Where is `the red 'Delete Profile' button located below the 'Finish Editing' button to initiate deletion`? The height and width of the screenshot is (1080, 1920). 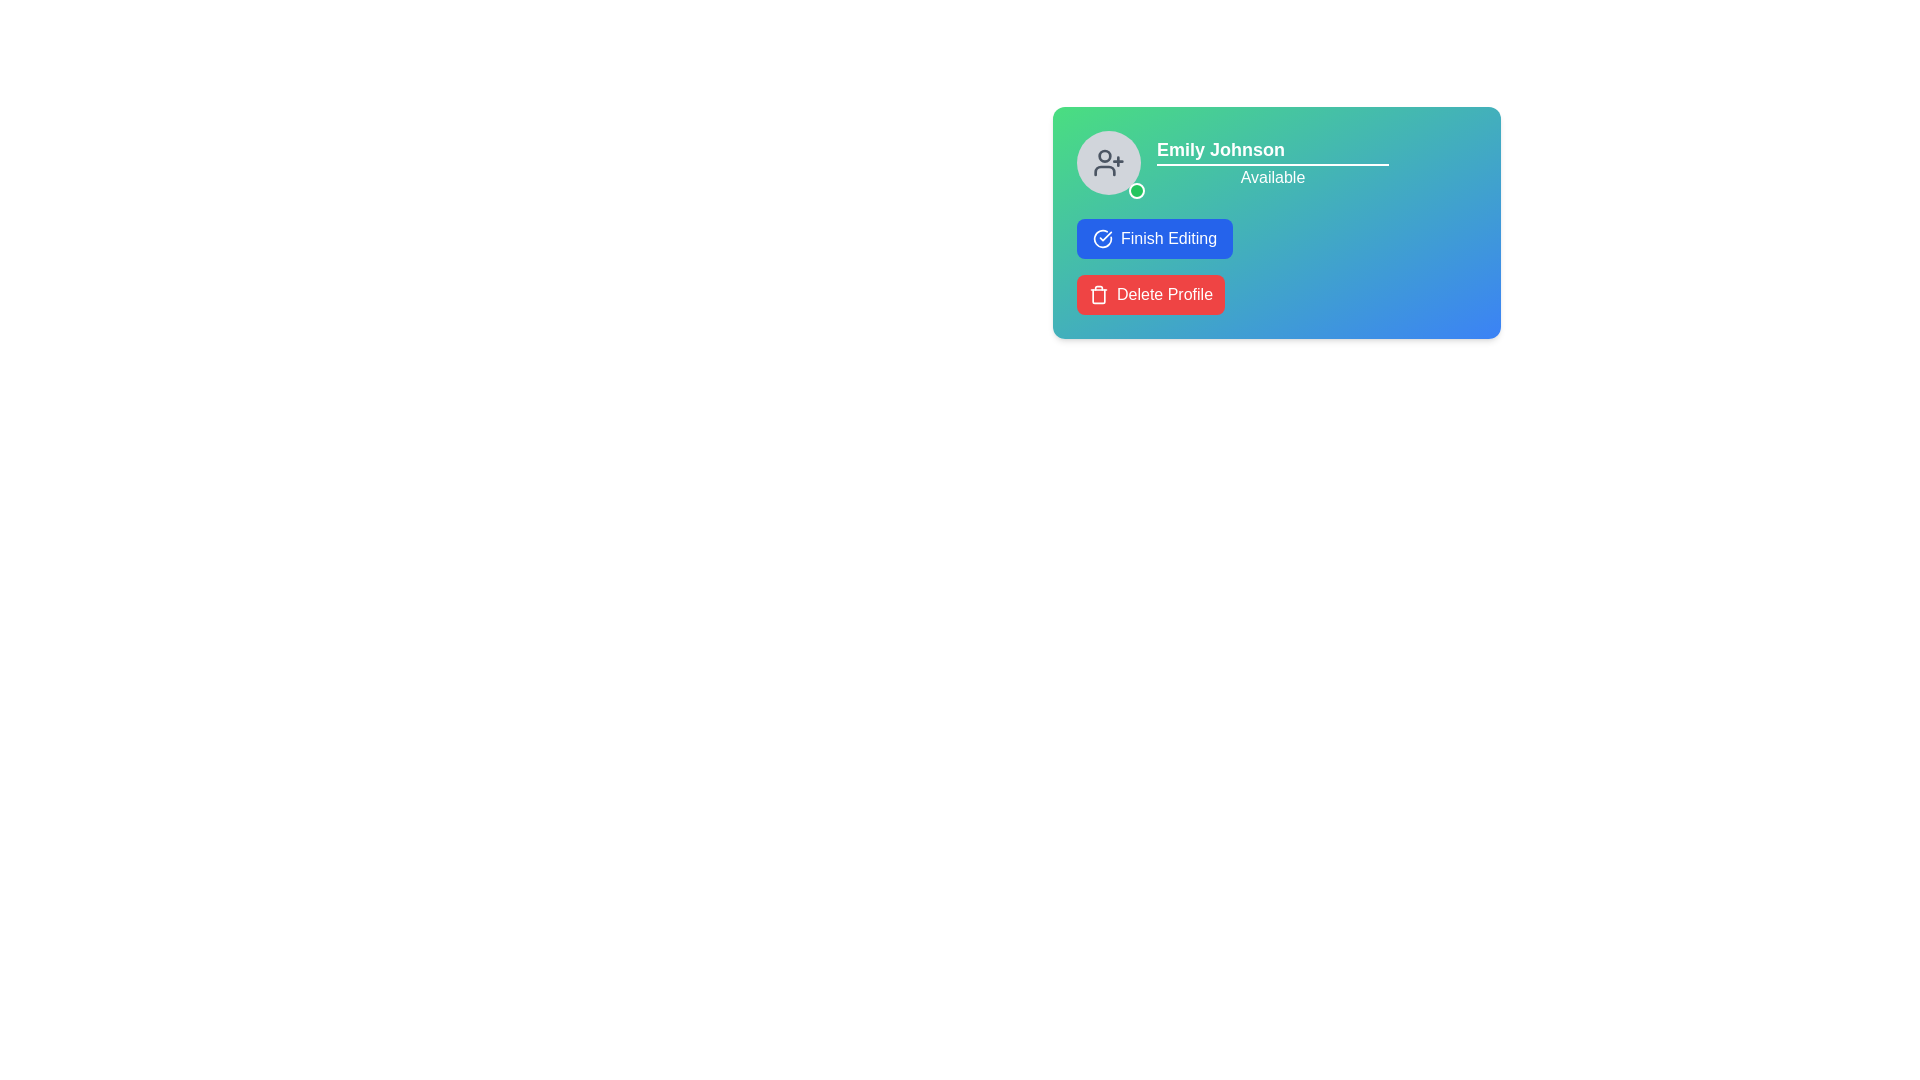
the red 'Delete Profile' button located below the 'Finish Editing' button to initiate deletion is located at coordinates (1151, 294).